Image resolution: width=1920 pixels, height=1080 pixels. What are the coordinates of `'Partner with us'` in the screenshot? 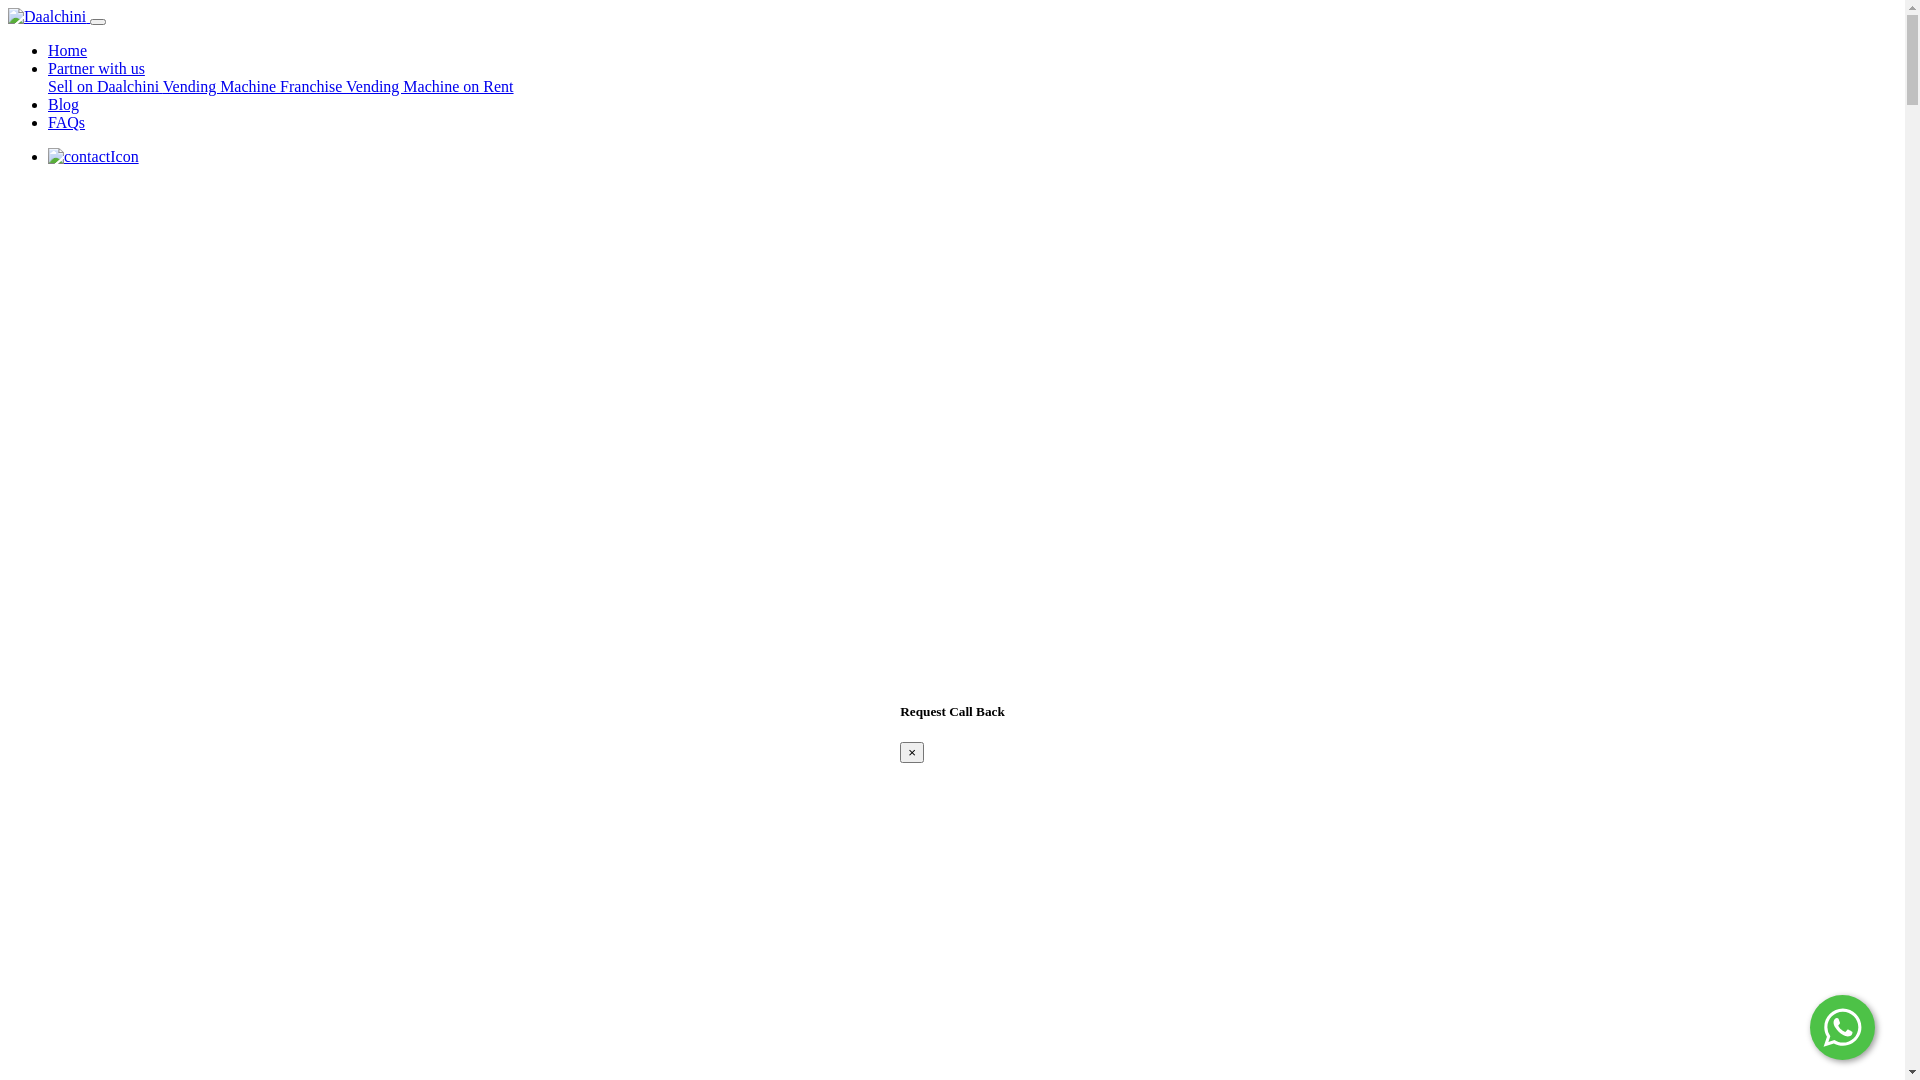 It's located at (95, 67).